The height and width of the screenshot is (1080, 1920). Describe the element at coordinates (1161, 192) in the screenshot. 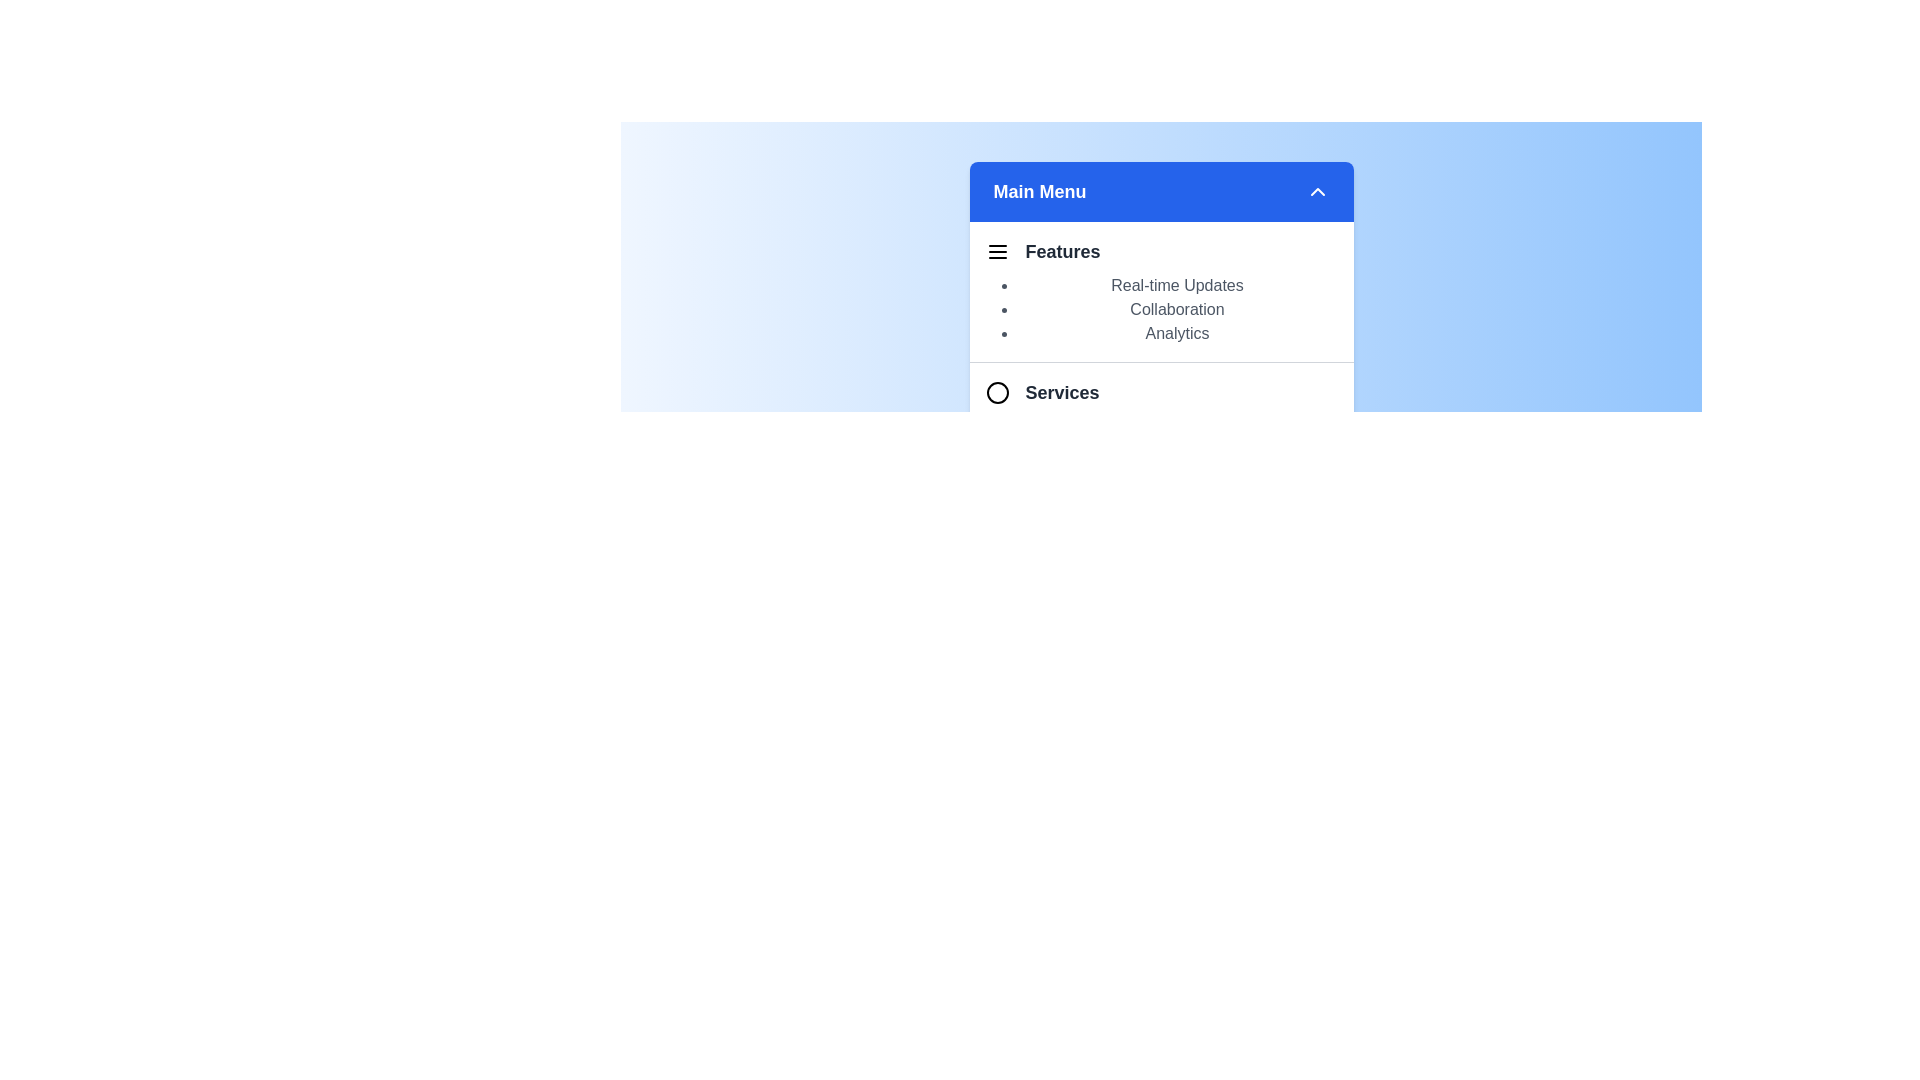

I see `the 'Main Menu' button to toggle the menu visibility` at that location.